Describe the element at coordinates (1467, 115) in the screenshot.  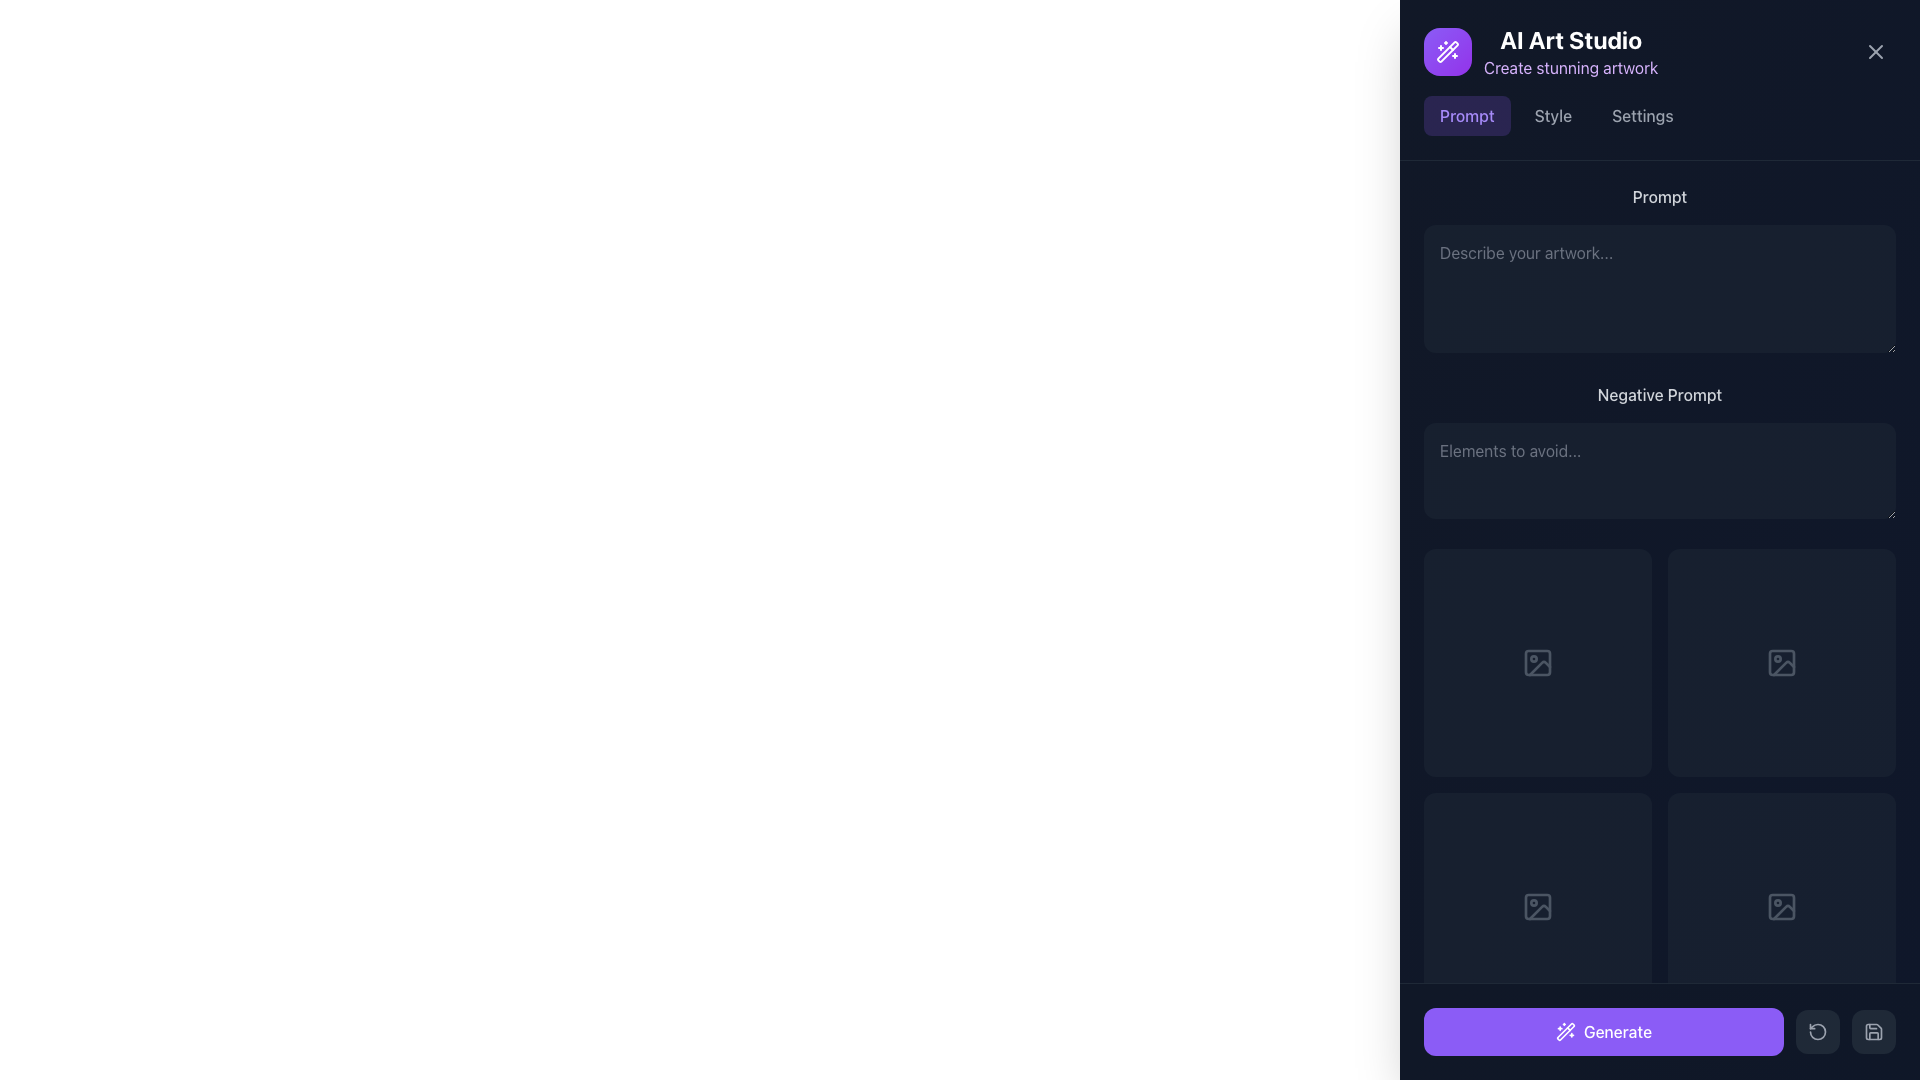
I see `the first button in a horizontal row of buttons that allows the user to navigate to the 'Prompt' section of the interface, located near the top-left corner of the right side panel` at that location.